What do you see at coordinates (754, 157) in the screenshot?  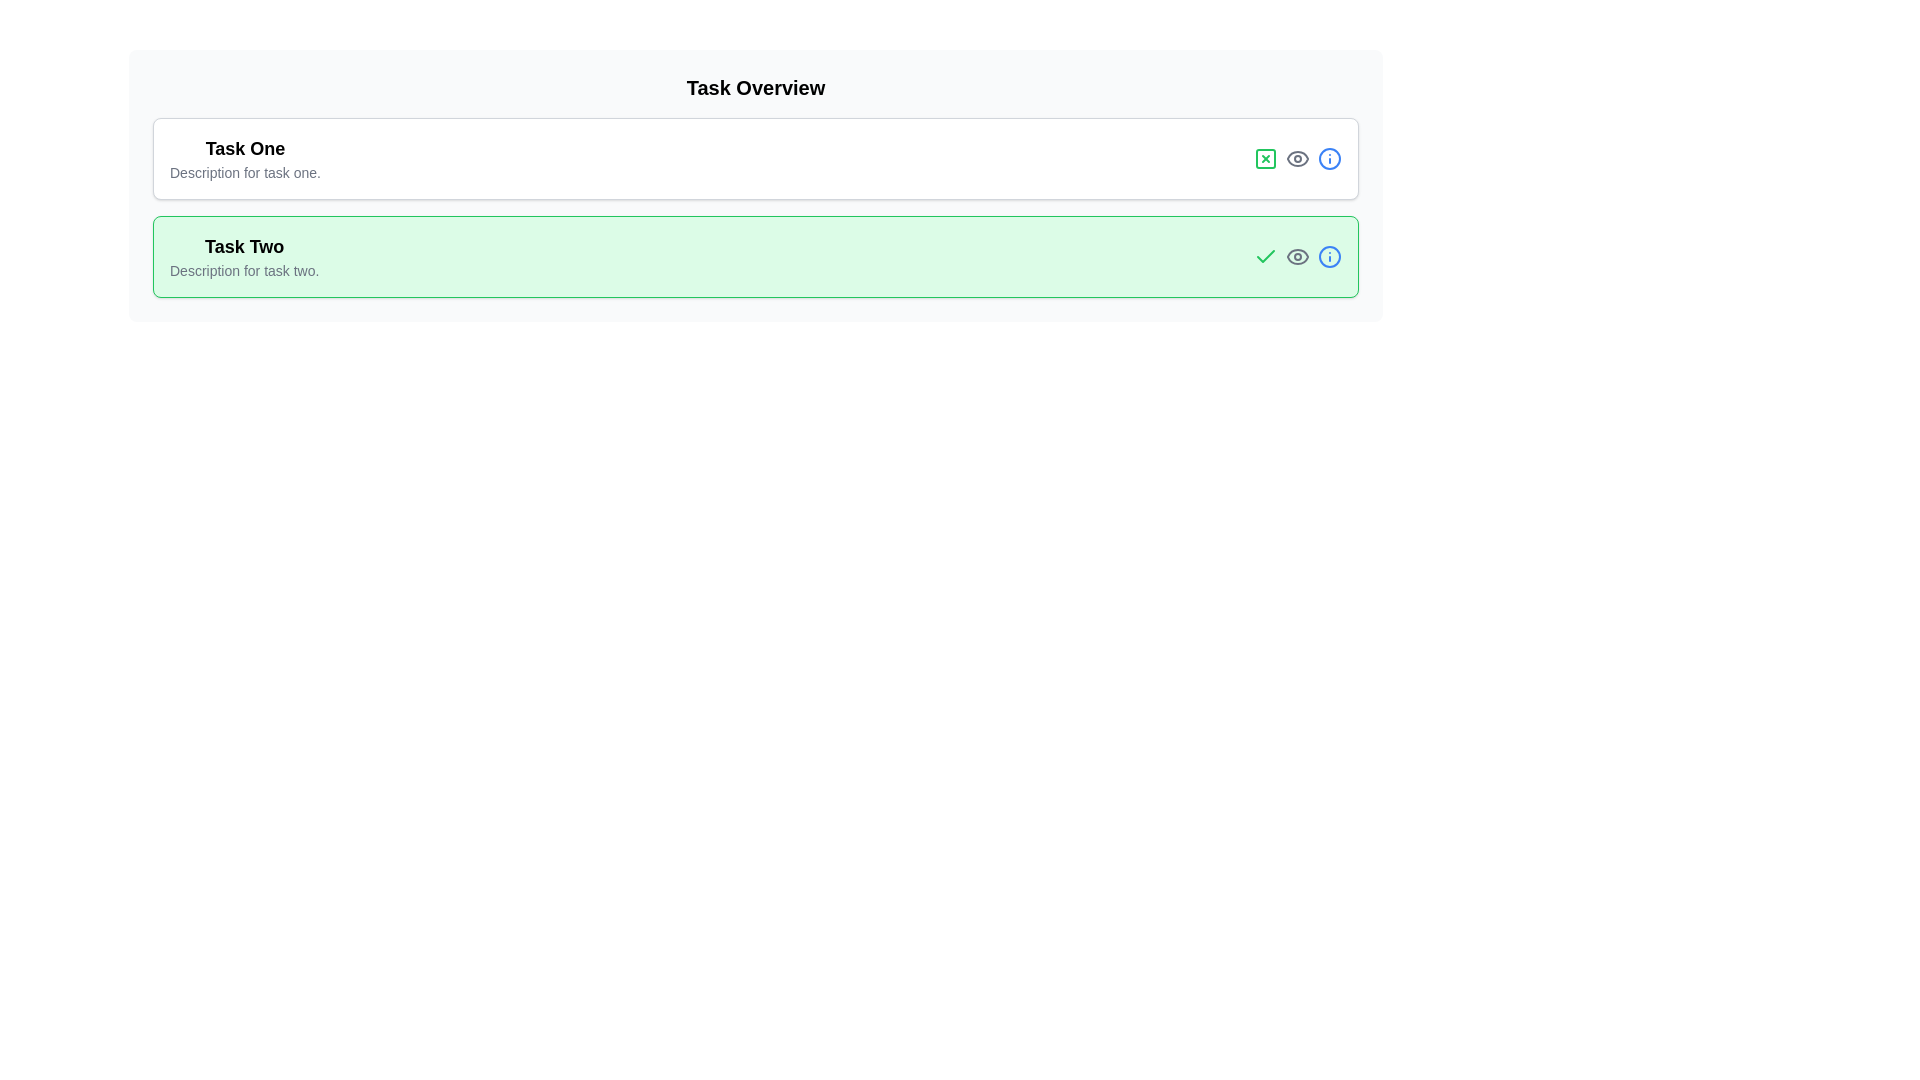 I see `the icons on the right side of the 'Task One' list item` at bounding box center [754, 157].